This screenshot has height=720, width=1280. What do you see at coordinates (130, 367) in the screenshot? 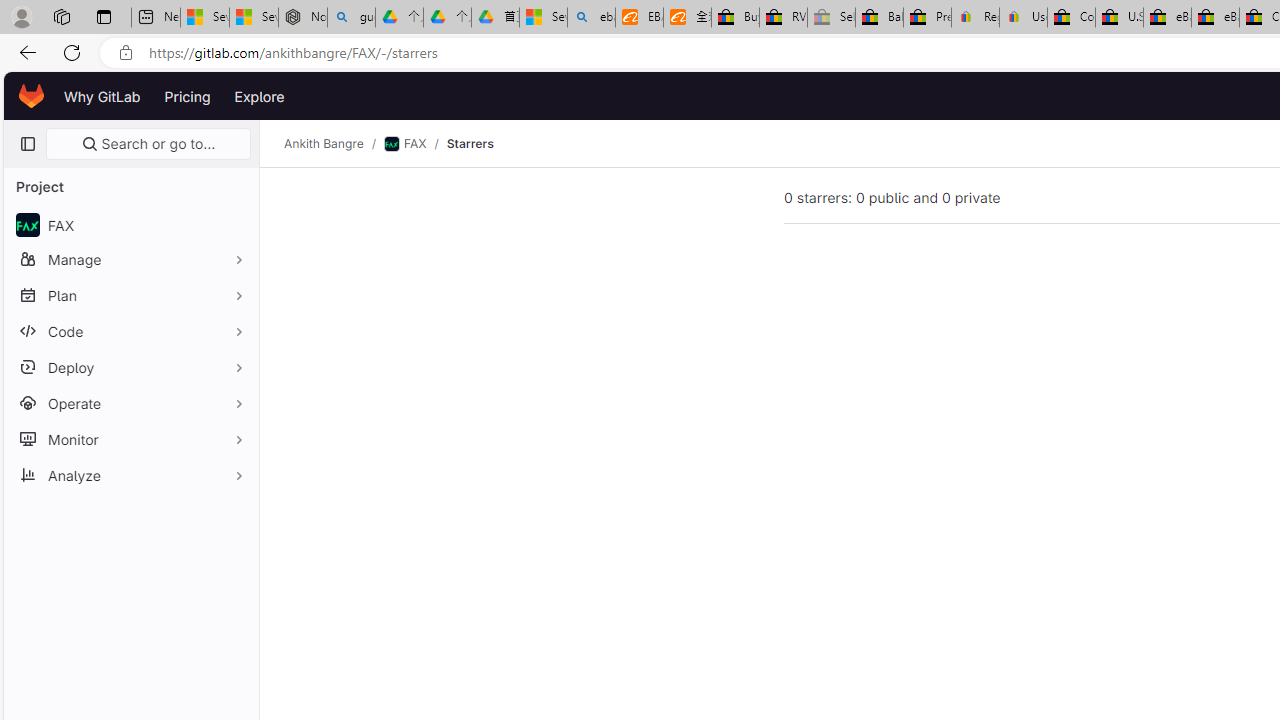
I see `'Deploy'` at bounding box center [130, 367].